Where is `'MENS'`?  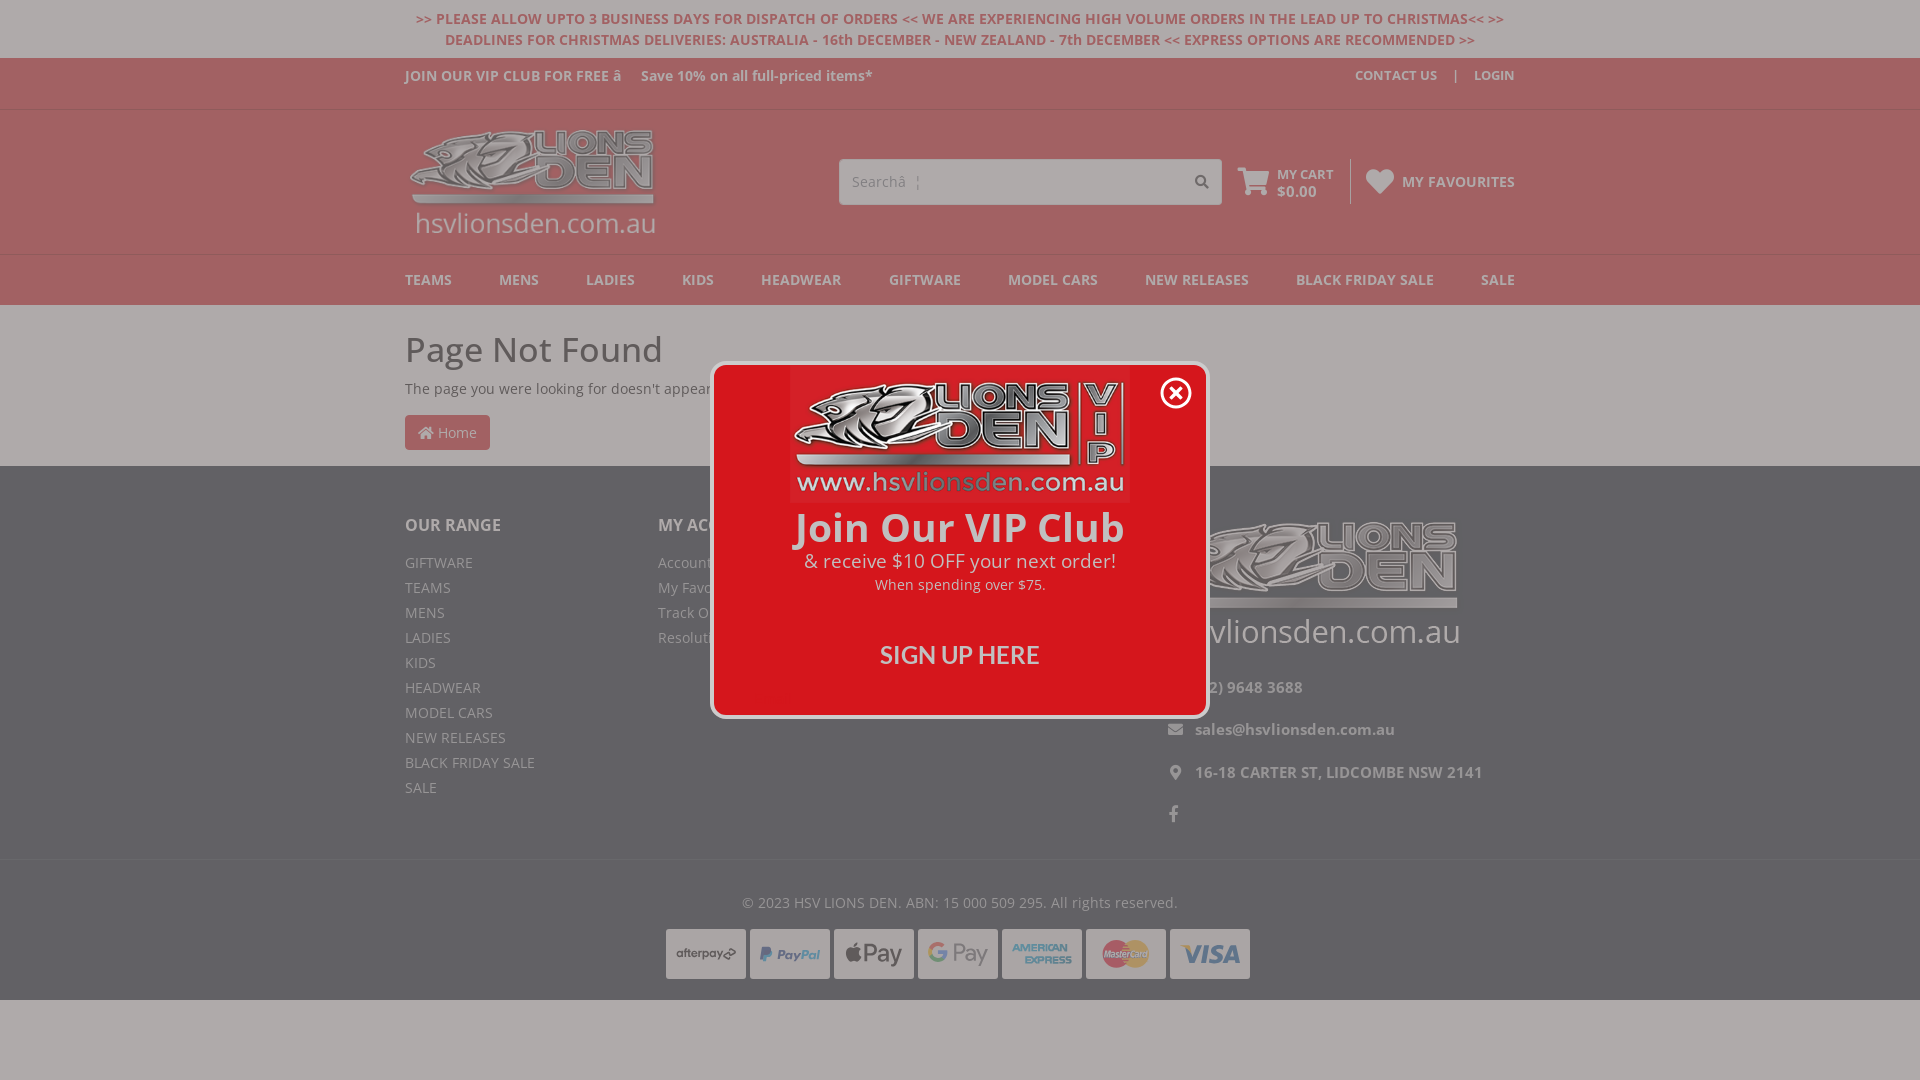
'MENS' is located at coordinates (518, 280).